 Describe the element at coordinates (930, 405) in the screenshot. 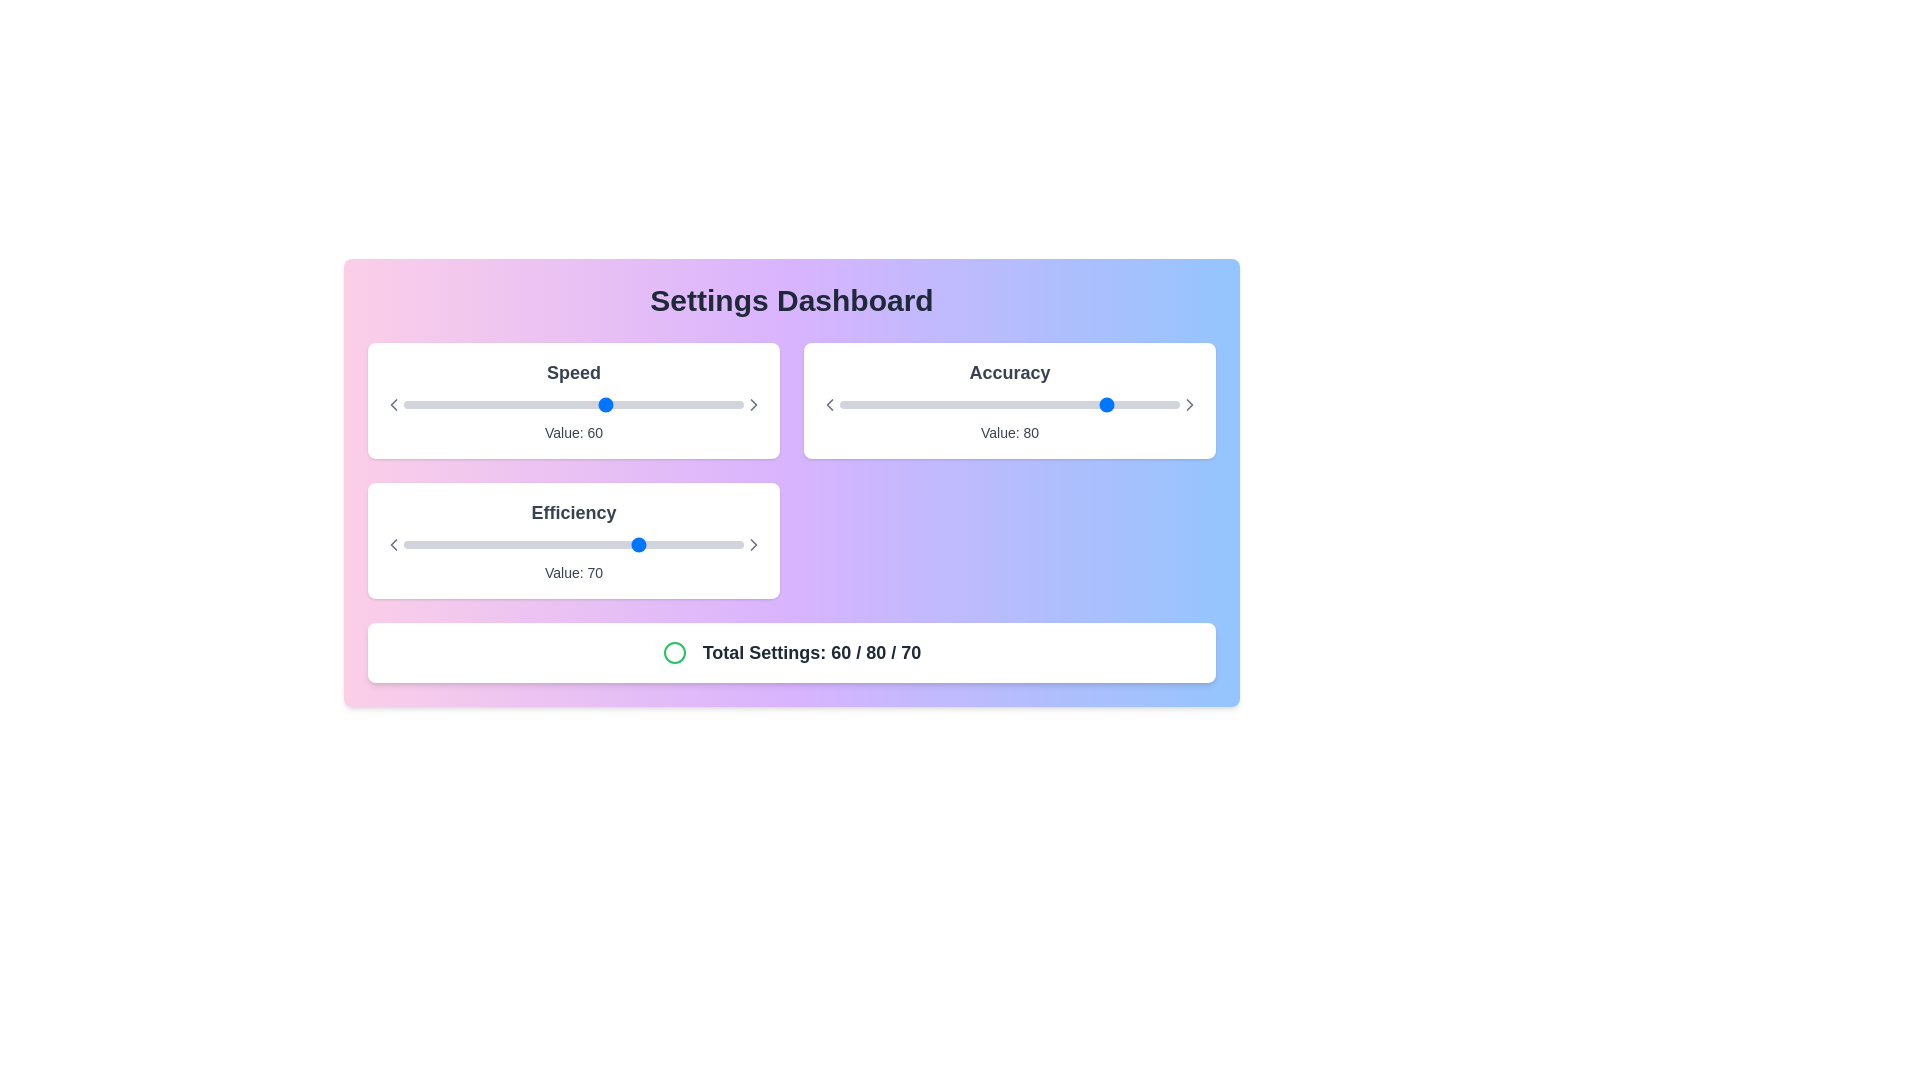

I see `the accuracy slider` at that location.